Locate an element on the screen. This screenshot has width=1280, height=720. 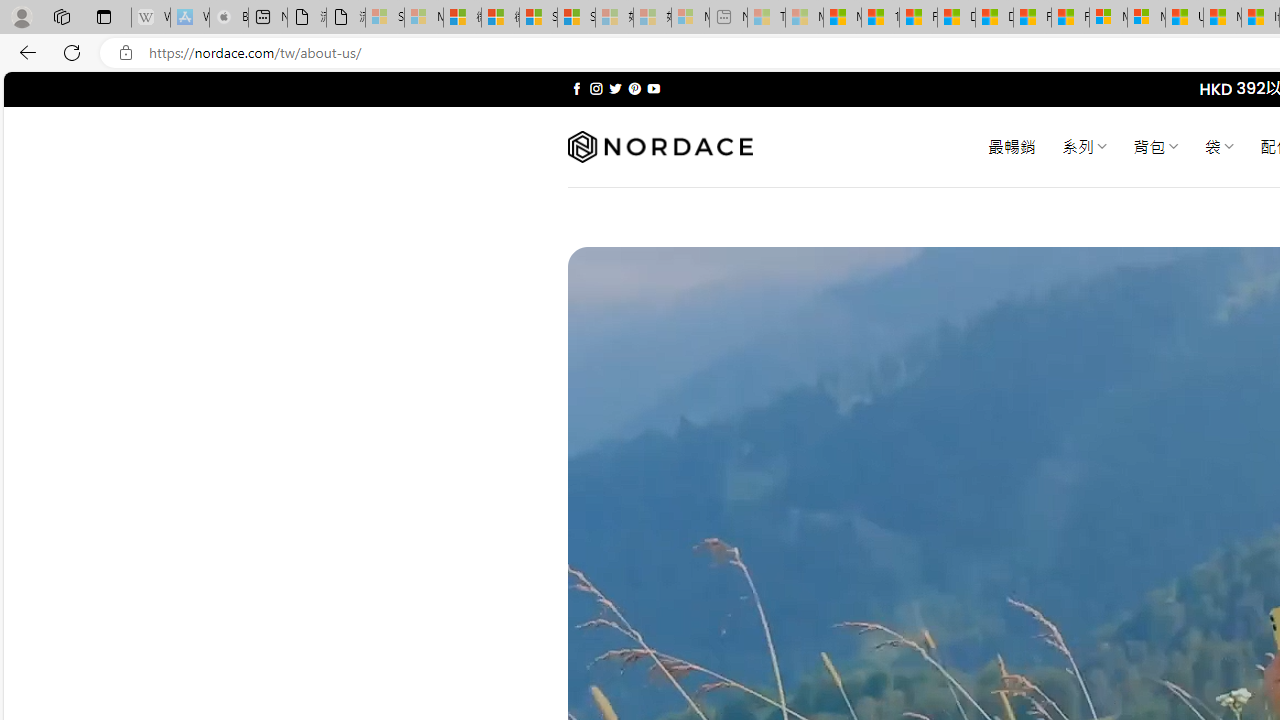
'Food and Drink - MSN' is located at coordinates (917, 17).